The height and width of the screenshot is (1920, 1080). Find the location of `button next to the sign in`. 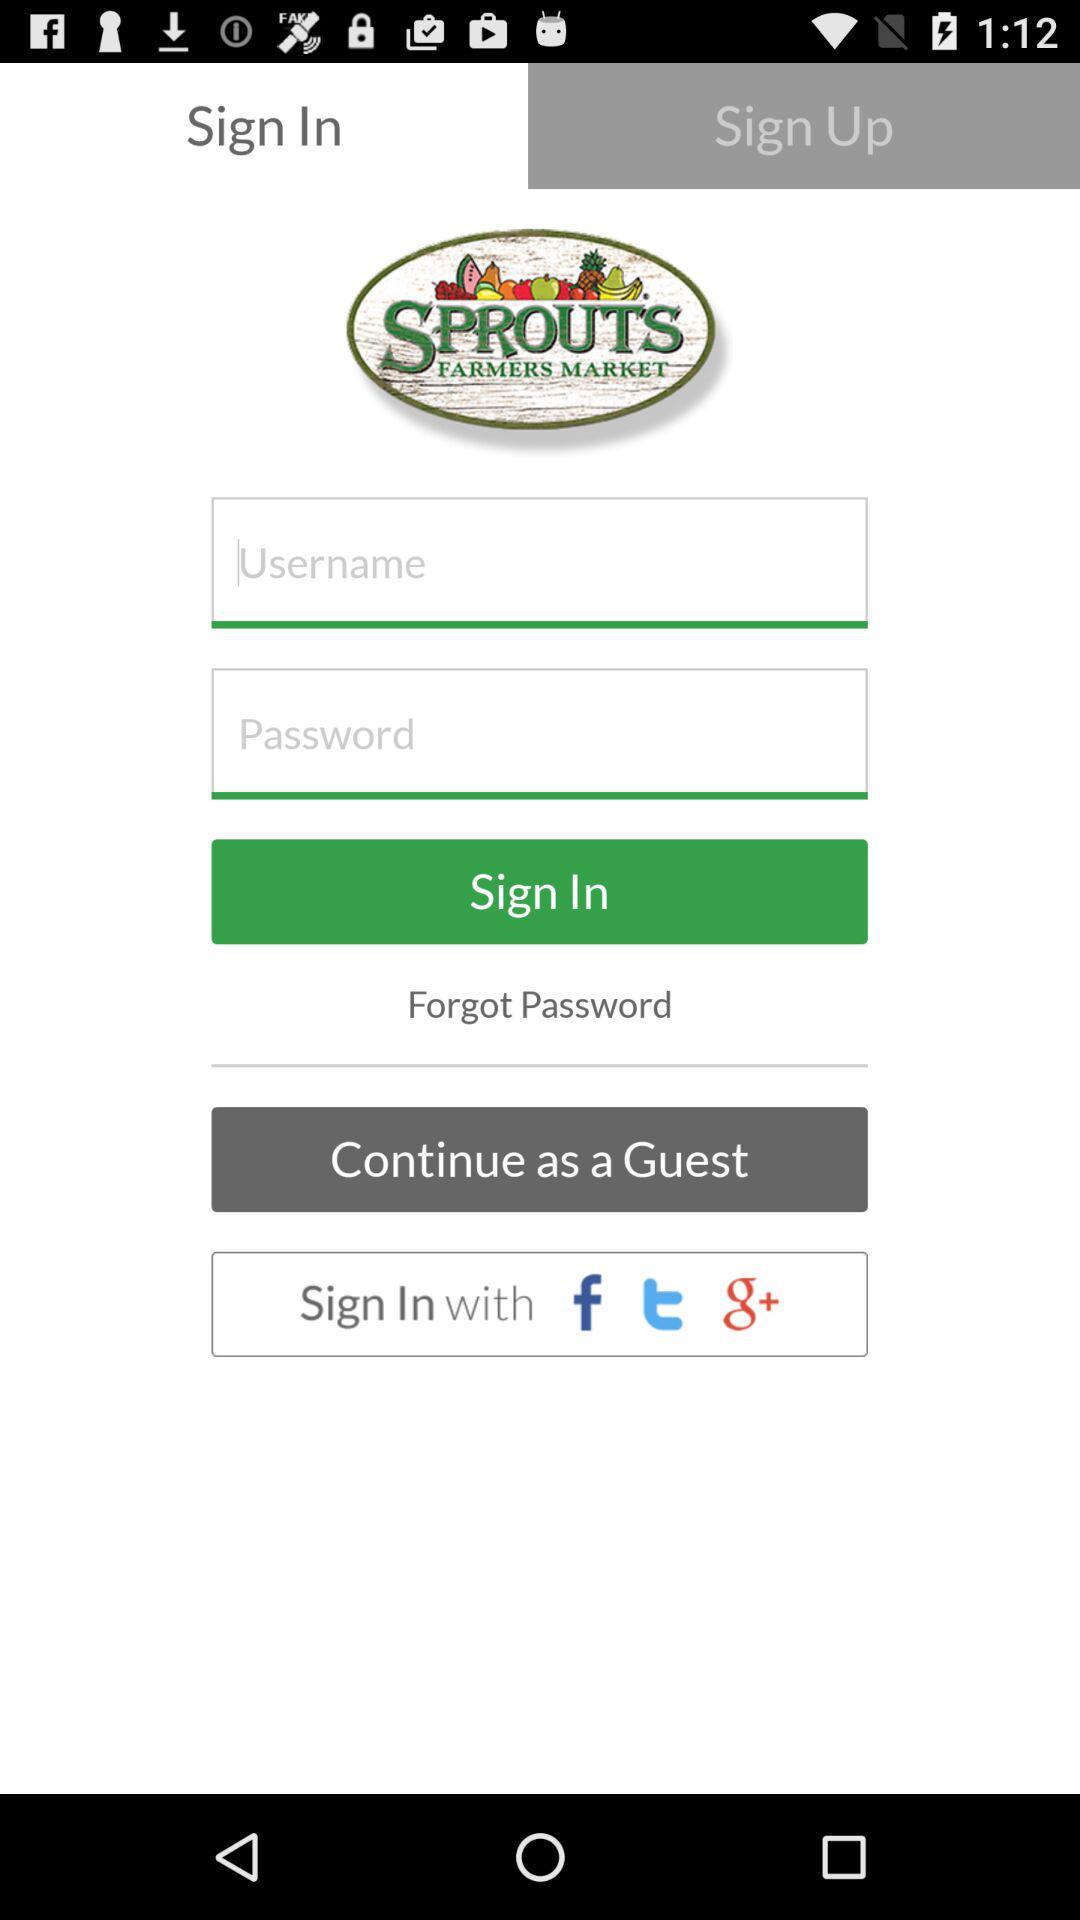

button next to the sign in is located at coordinates (802, 124).